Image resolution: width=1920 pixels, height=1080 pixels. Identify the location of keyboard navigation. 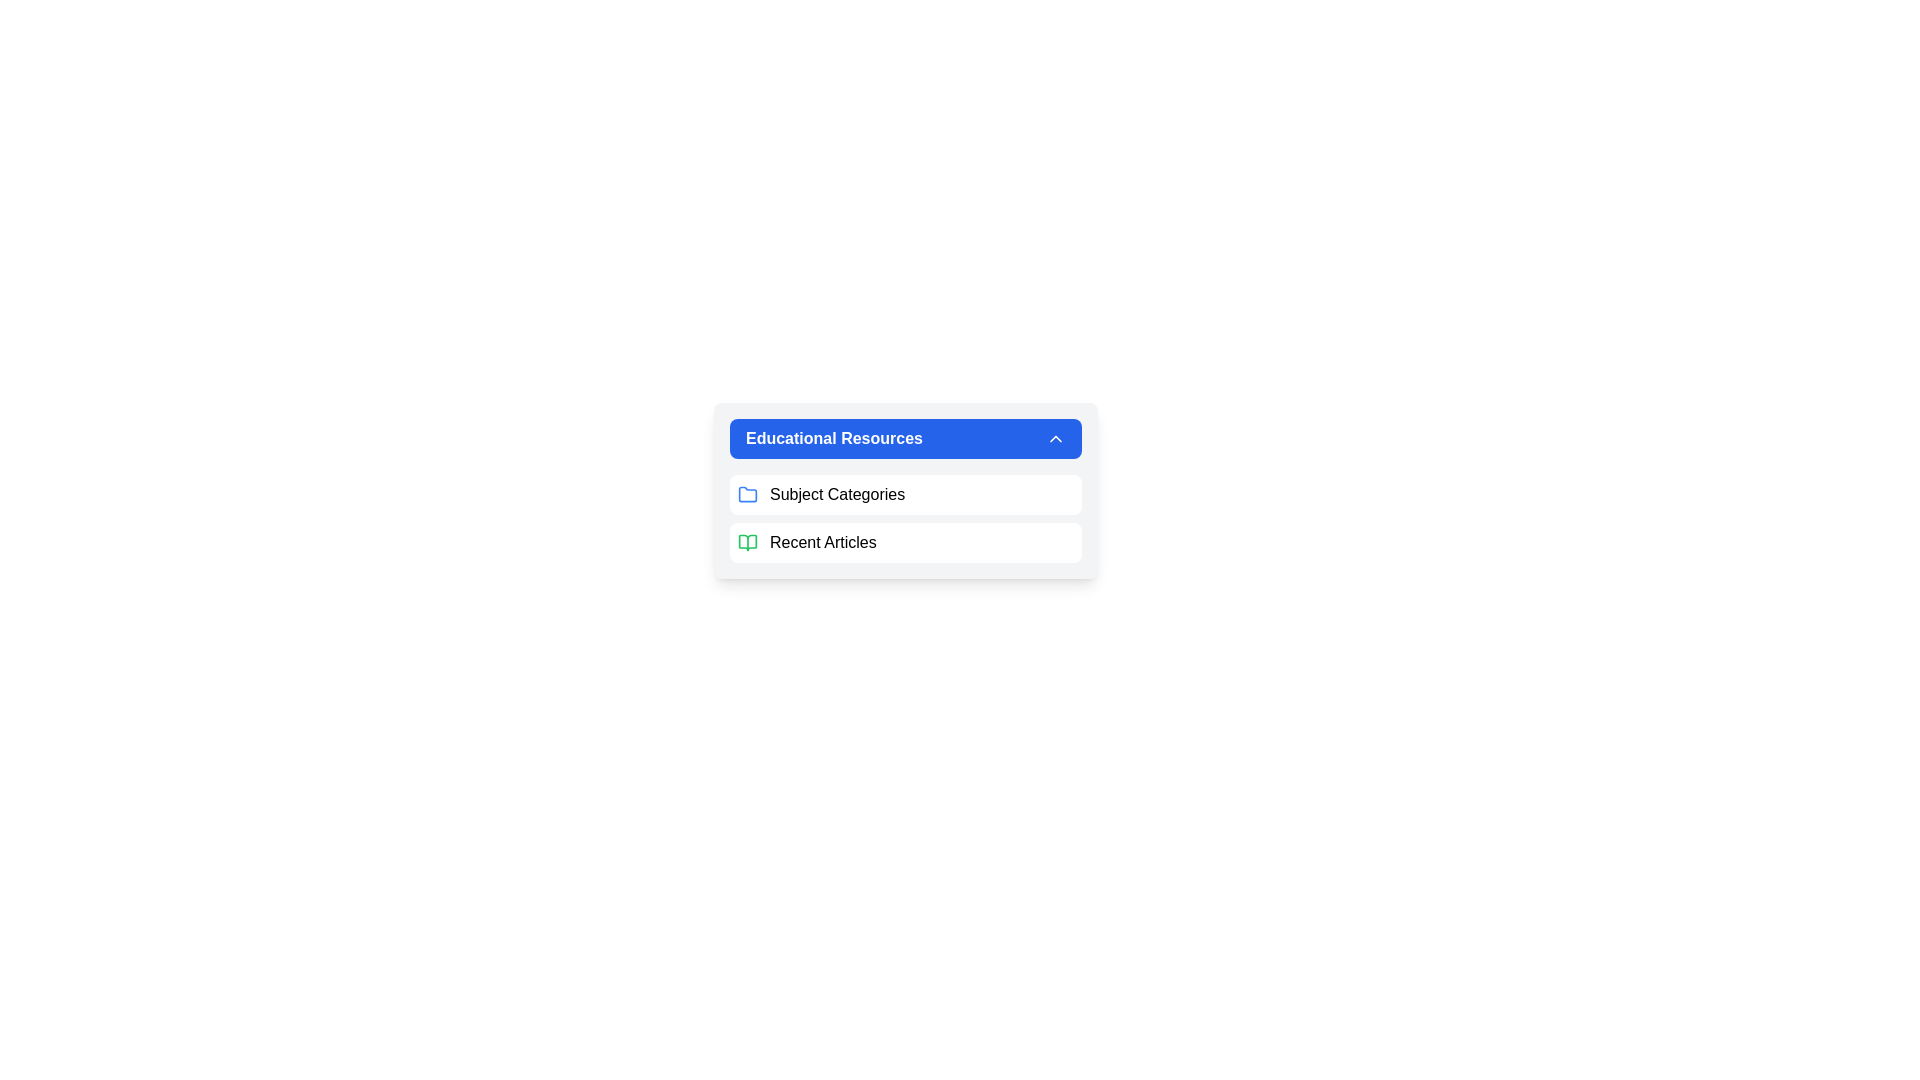
(905, 438).